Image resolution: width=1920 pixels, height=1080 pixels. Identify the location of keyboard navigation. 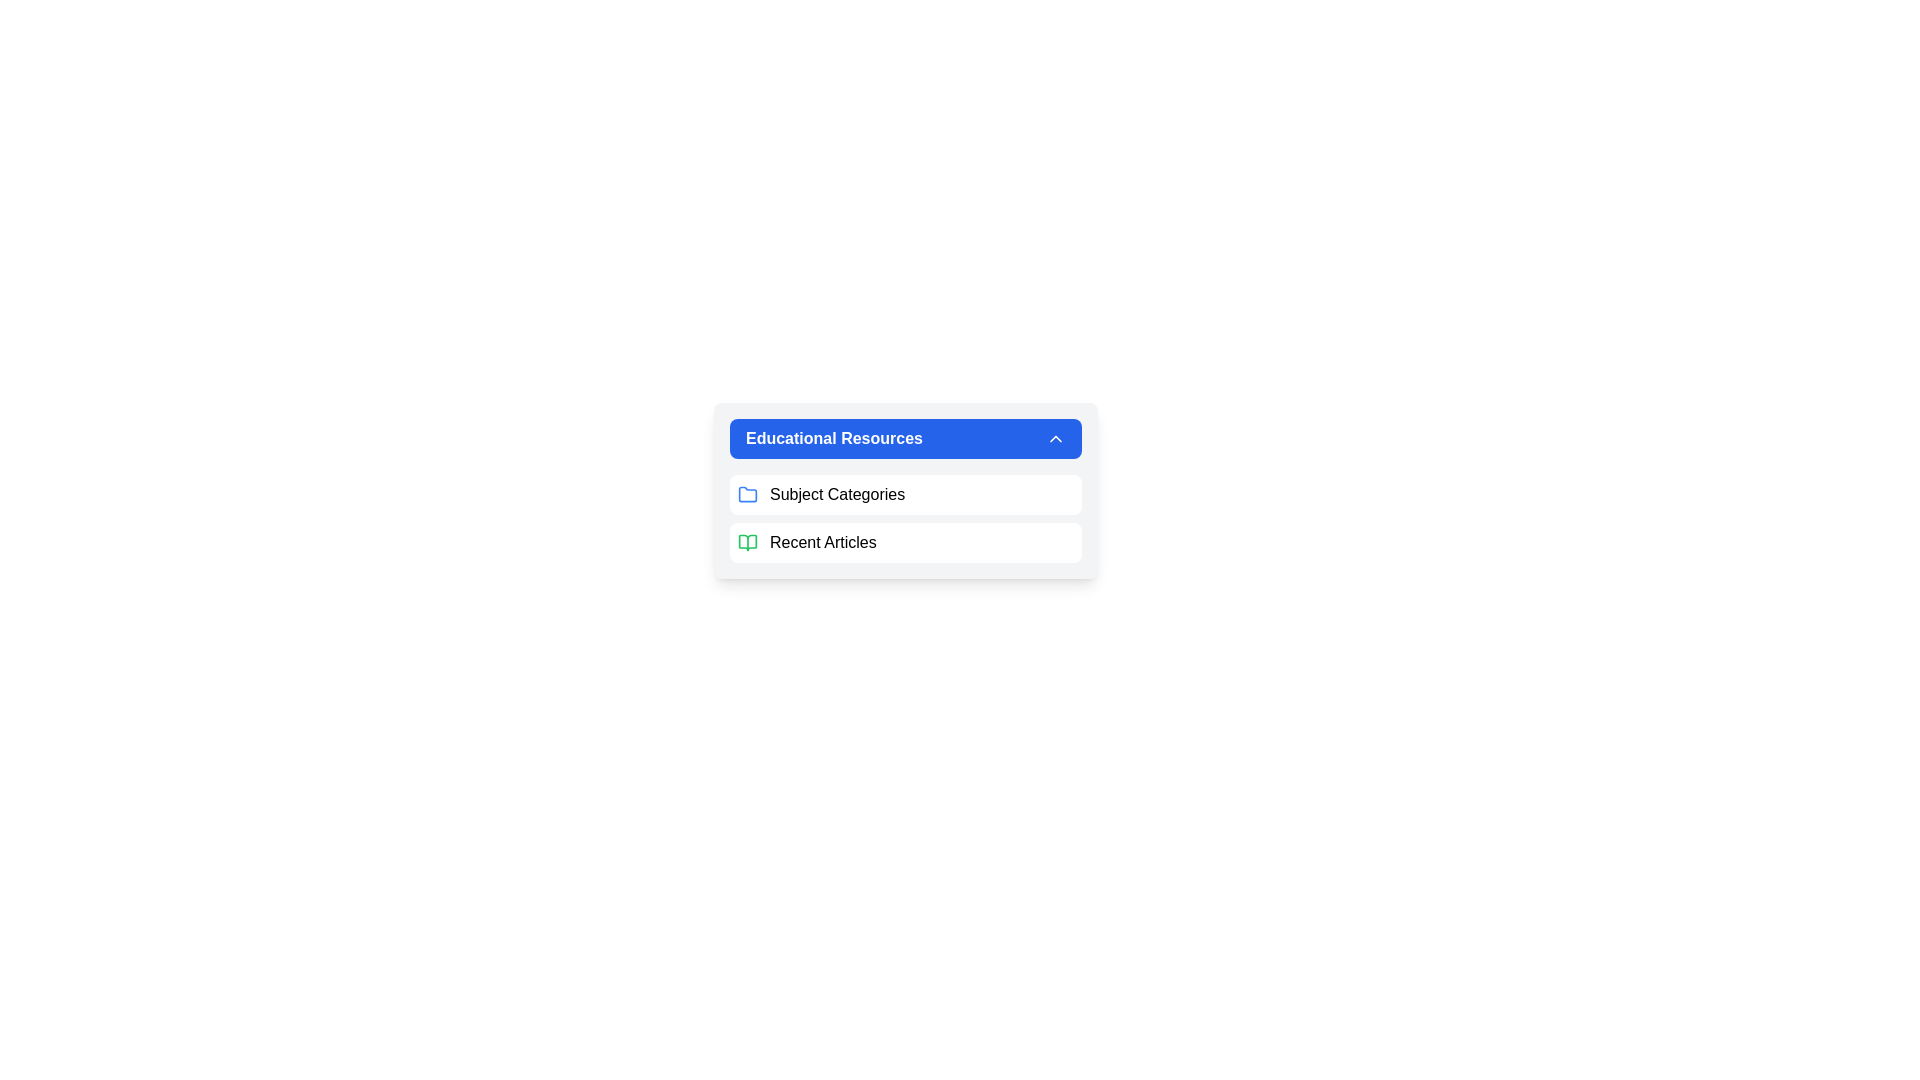
(905, 438).